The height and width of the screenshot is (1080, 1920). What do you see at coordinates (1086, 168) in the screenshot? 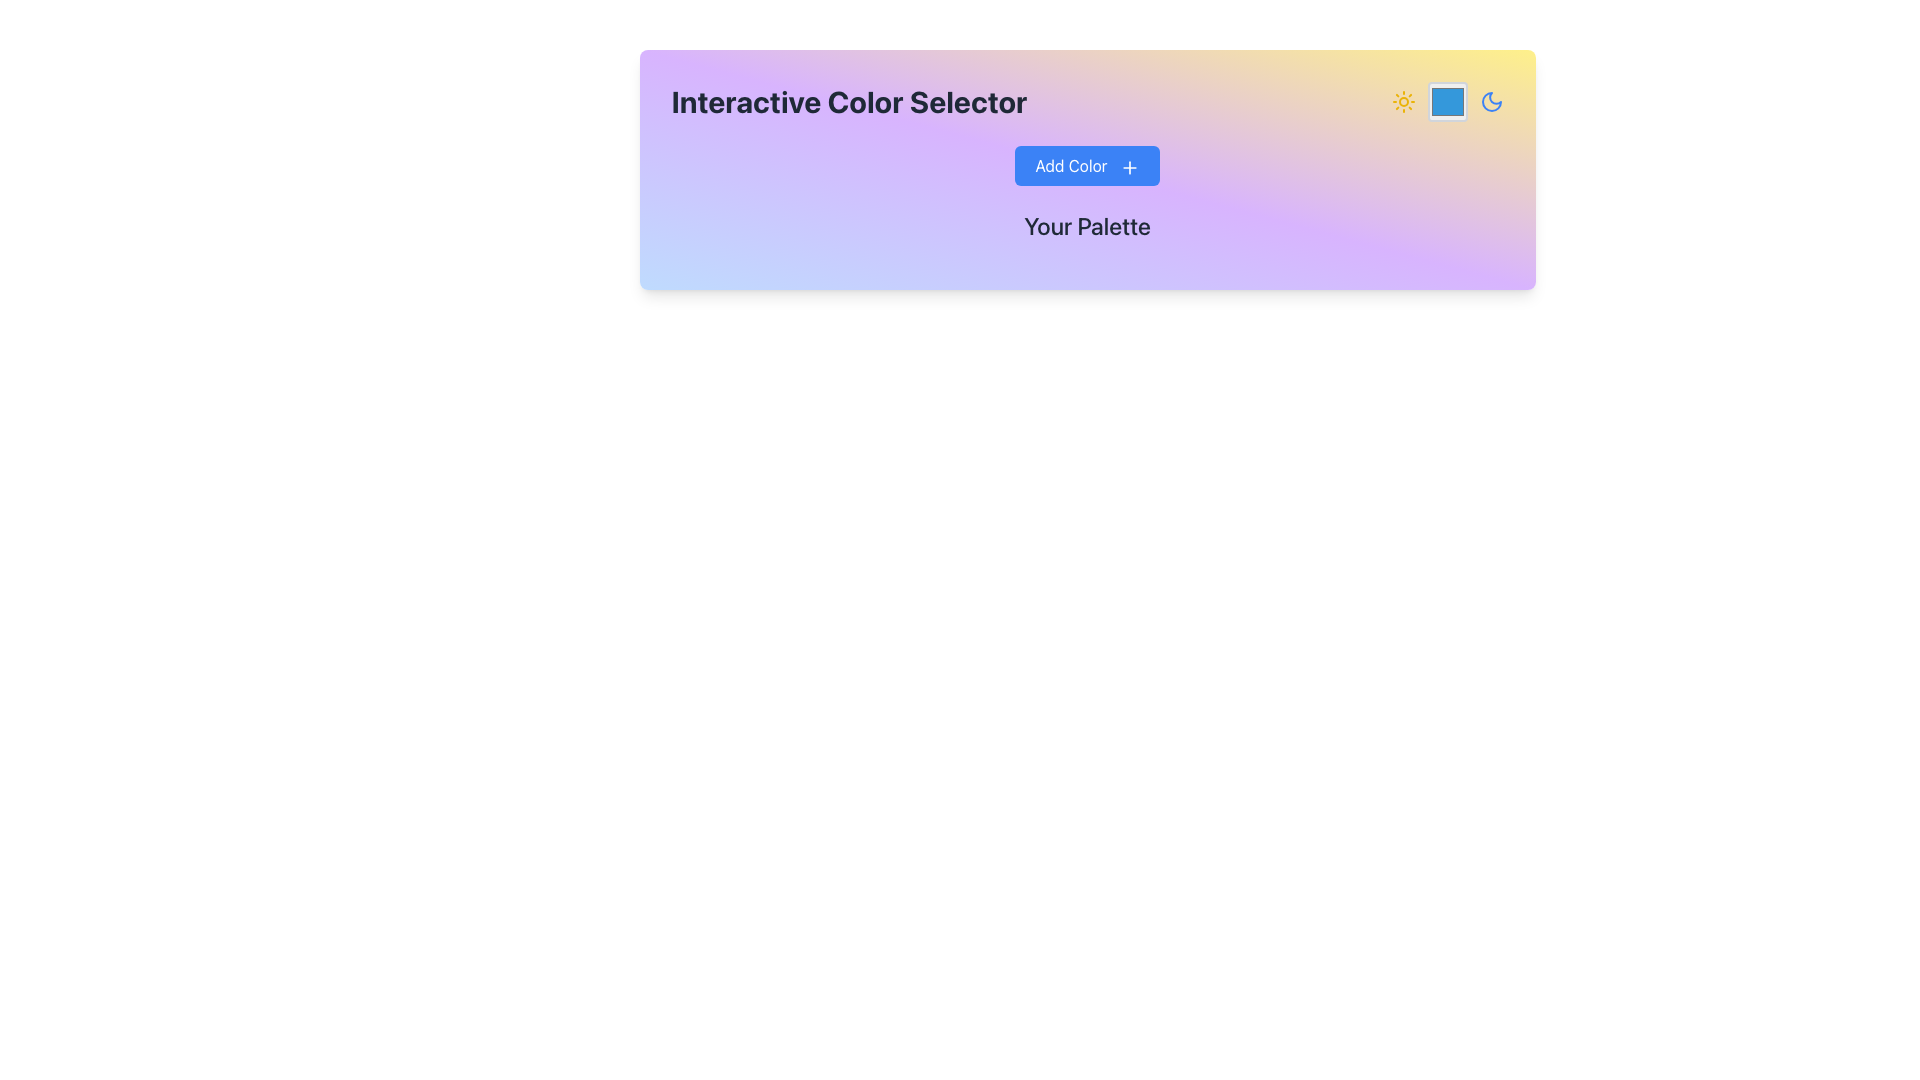
I see `the header section of the color management interface, which has a gradient background and contains buttons and icons` at bounding box center [1086, 168].